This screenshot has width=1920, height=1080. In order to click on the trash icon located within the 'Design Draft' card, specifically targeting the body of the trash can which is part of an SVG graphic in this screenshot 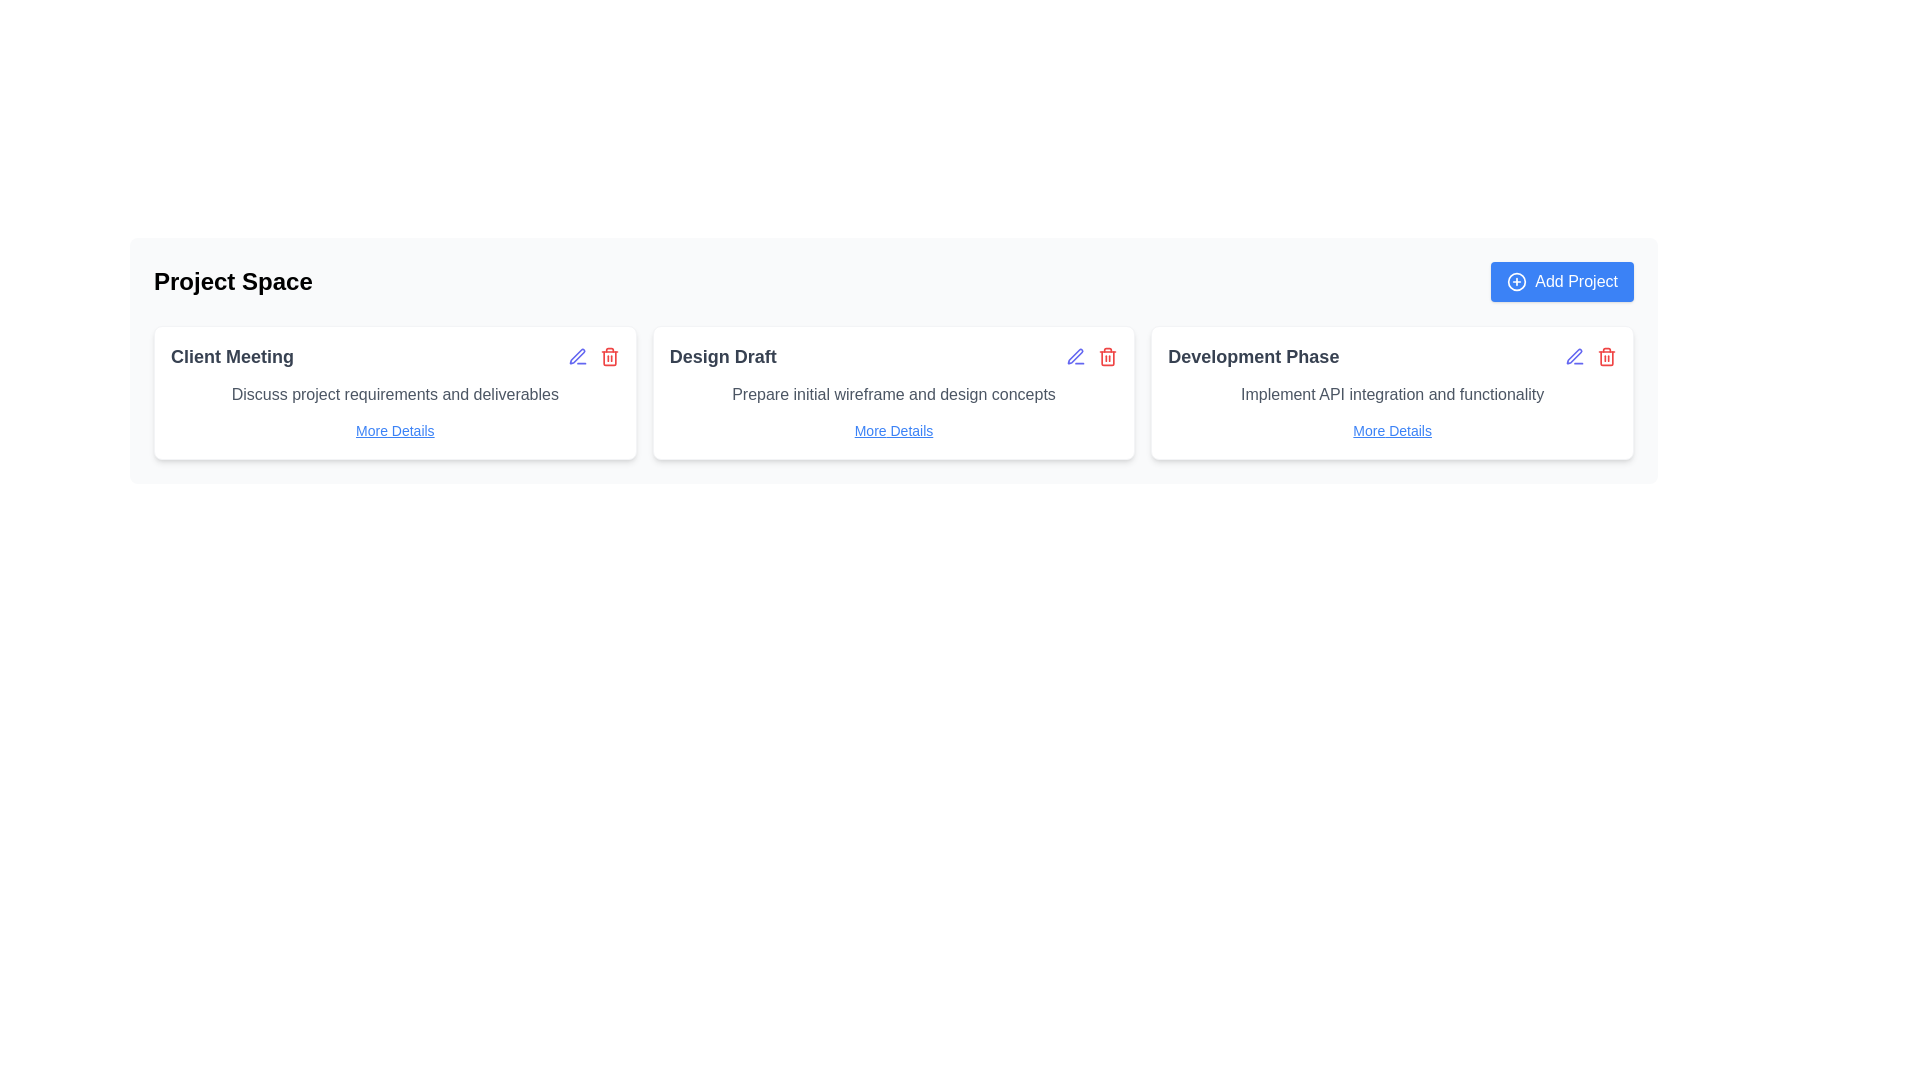, I will do `click(1107, 357)`.